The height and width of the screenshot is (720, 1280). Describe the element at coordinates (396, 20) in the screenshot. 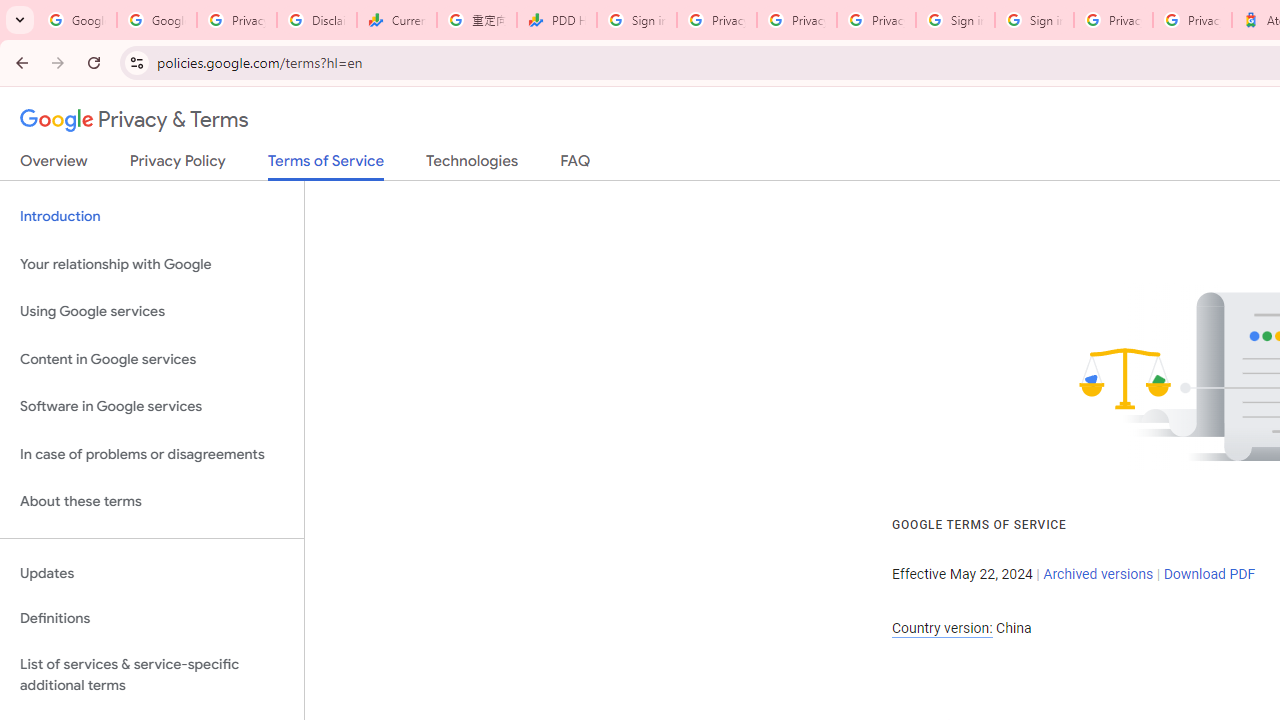

I see `'Currencies - Google Finance'` at that location.